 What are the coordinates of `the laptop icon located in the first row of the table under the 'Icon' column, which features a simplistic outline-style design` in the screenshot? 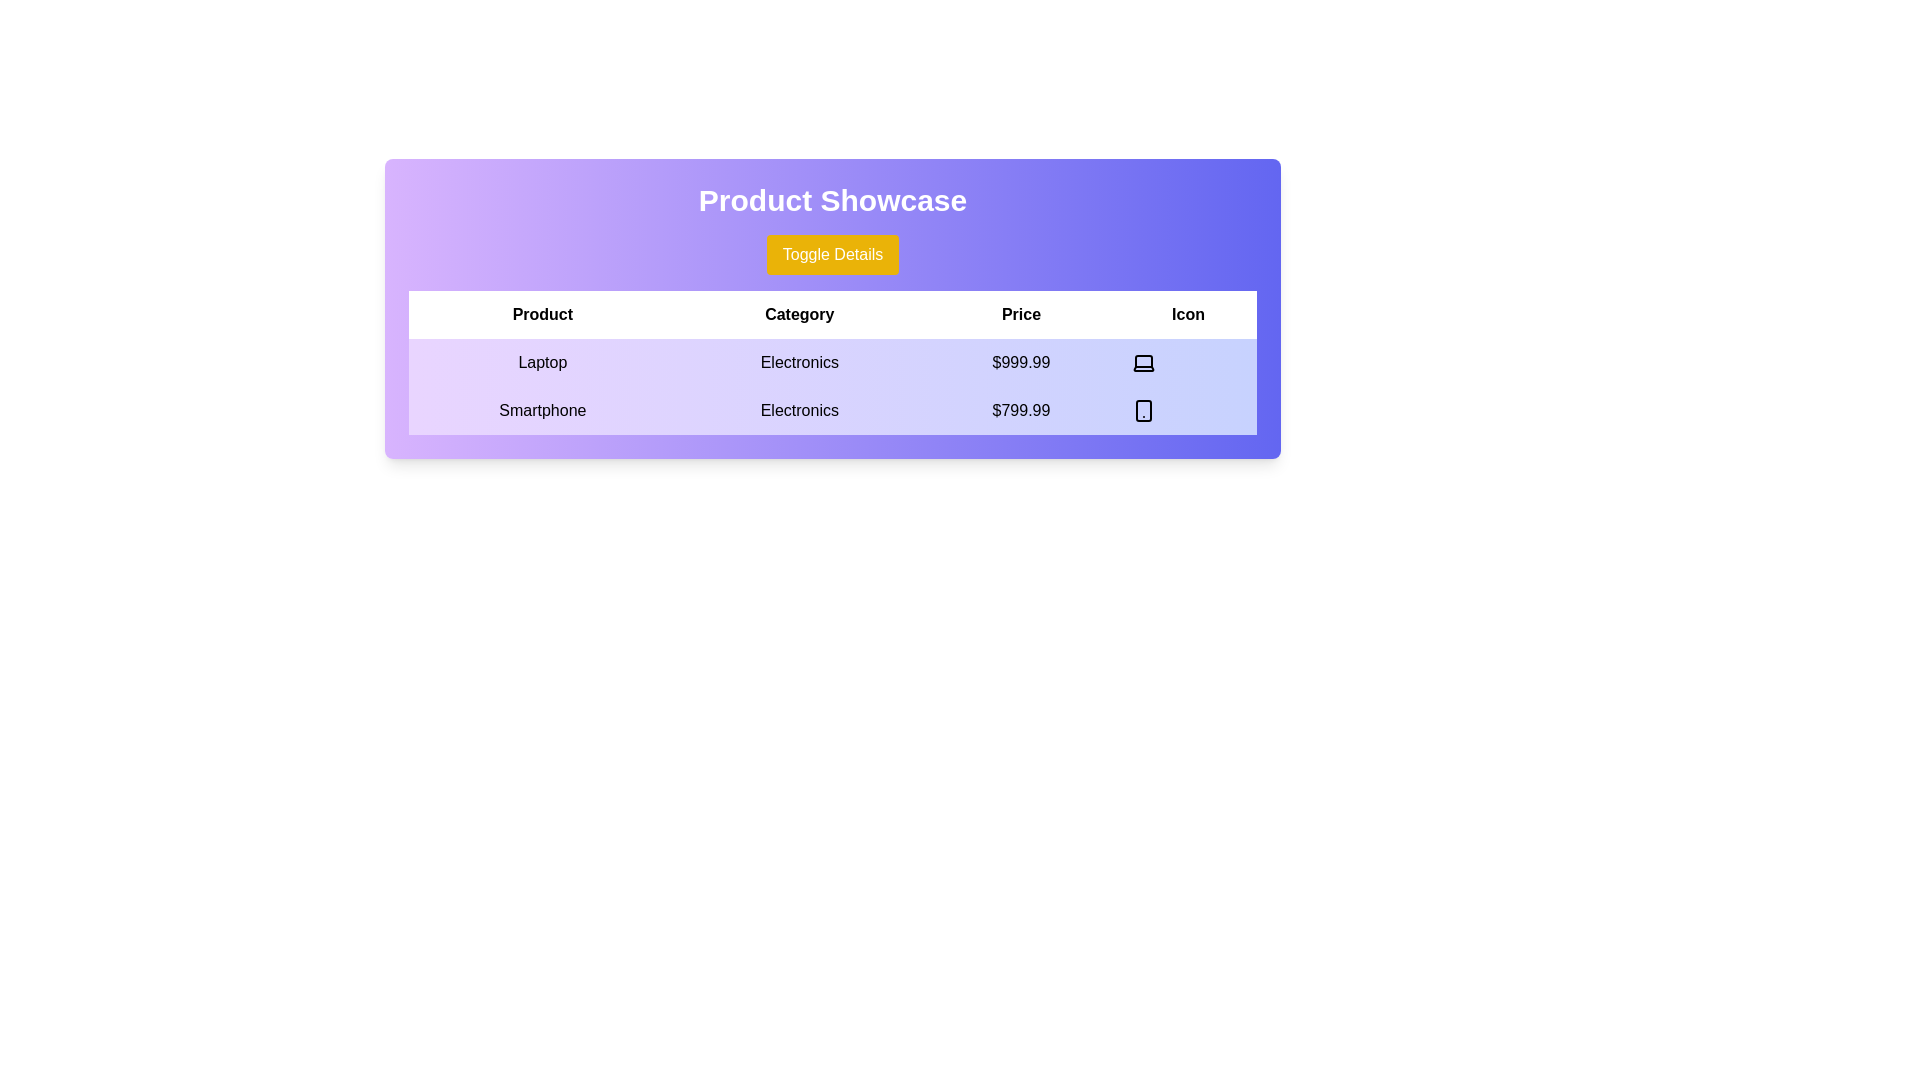 It's located at (1143, 362).